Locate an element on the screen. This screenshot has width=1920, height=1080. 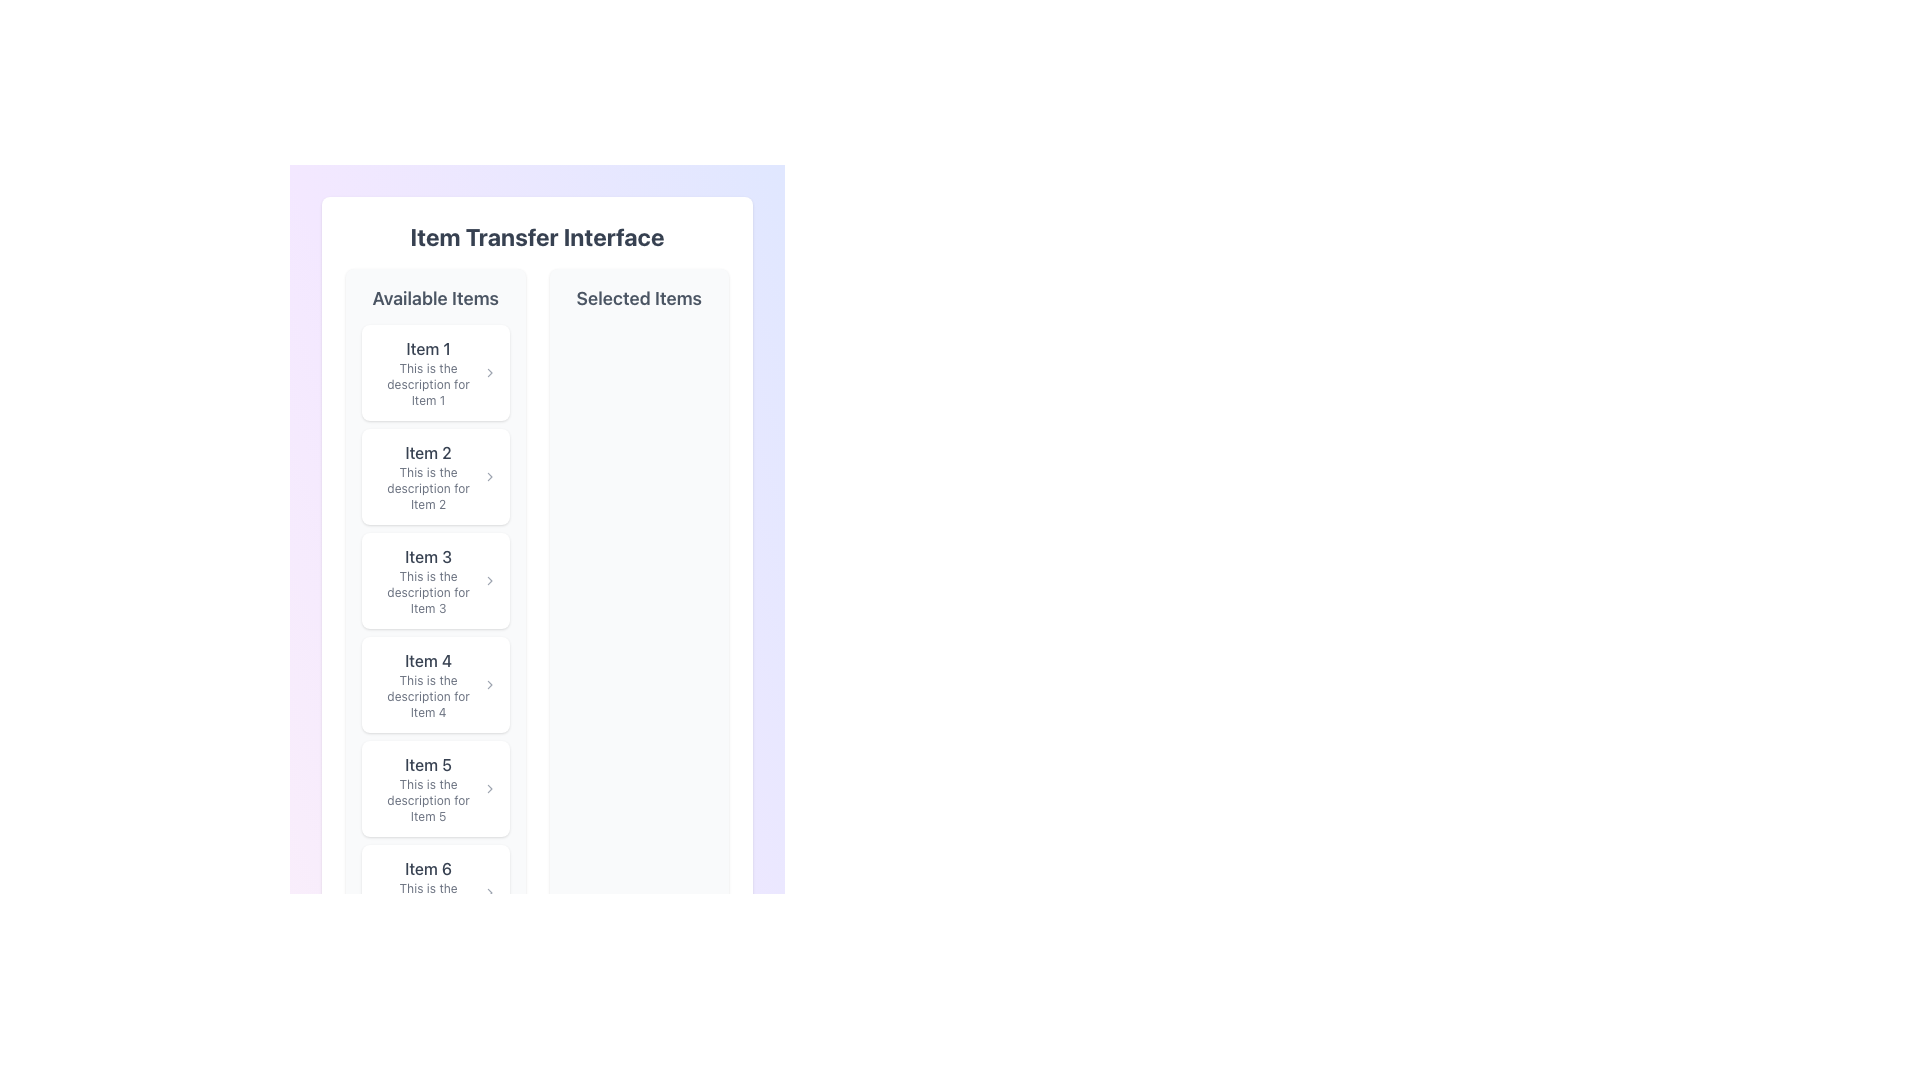
the item card for 'Item 6' located in the left column under the 'Available Items' heading is located at coordinates (434, 892).